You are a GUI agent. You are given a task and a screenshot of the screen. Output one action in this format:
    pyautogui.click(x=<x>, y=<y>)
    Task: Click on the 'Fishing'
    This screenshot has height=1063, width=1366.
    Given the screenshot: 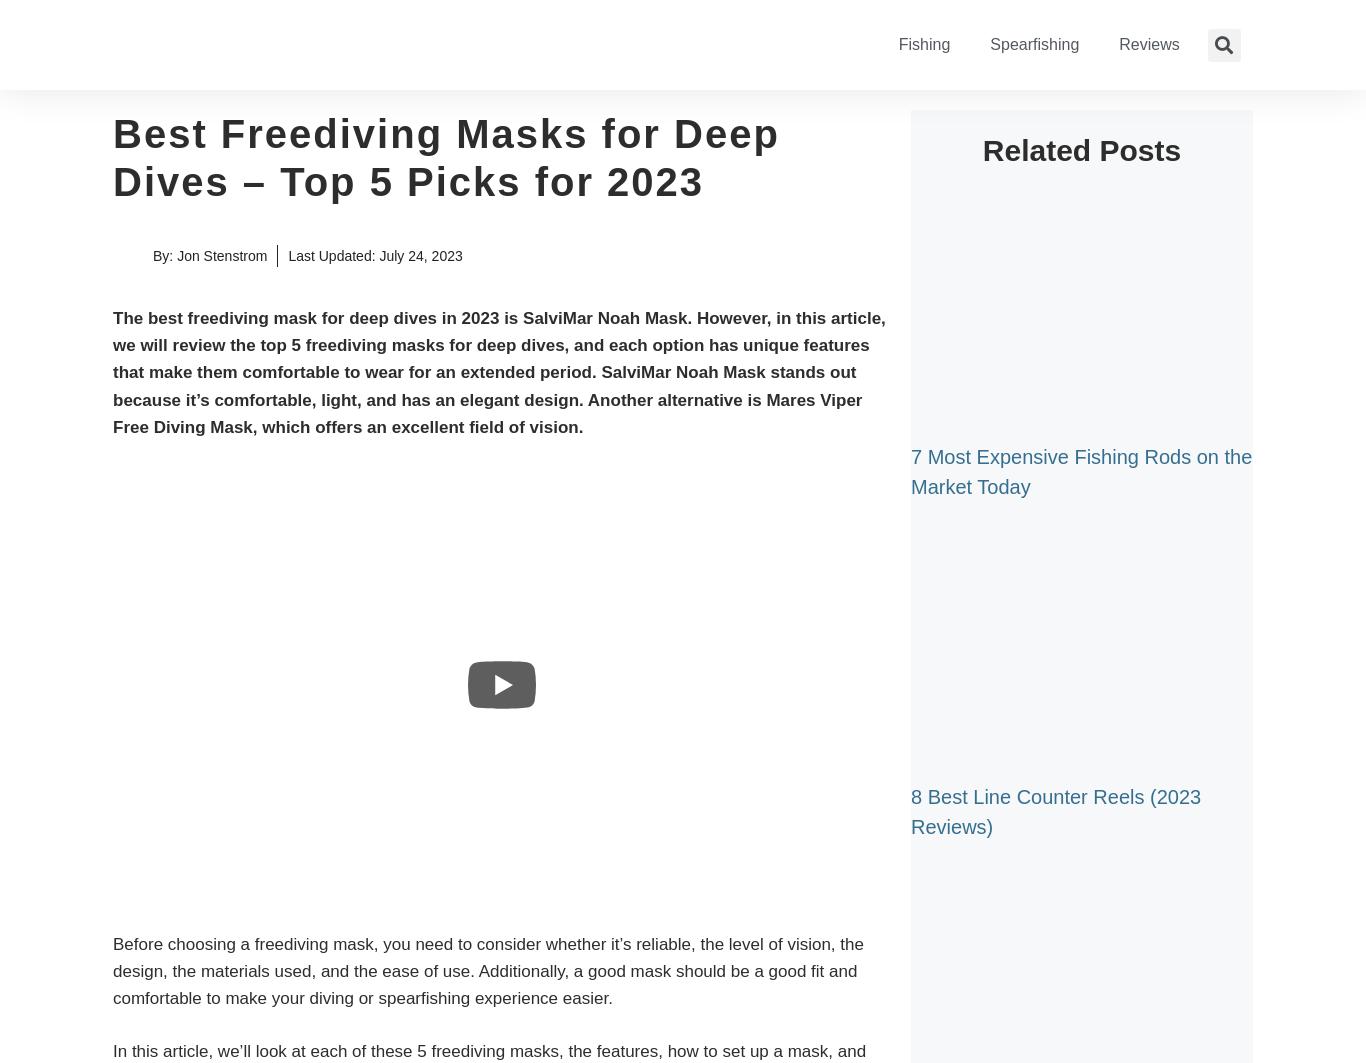 What is the action you would take?
    pyautogui.click(x=897, y=44)
    